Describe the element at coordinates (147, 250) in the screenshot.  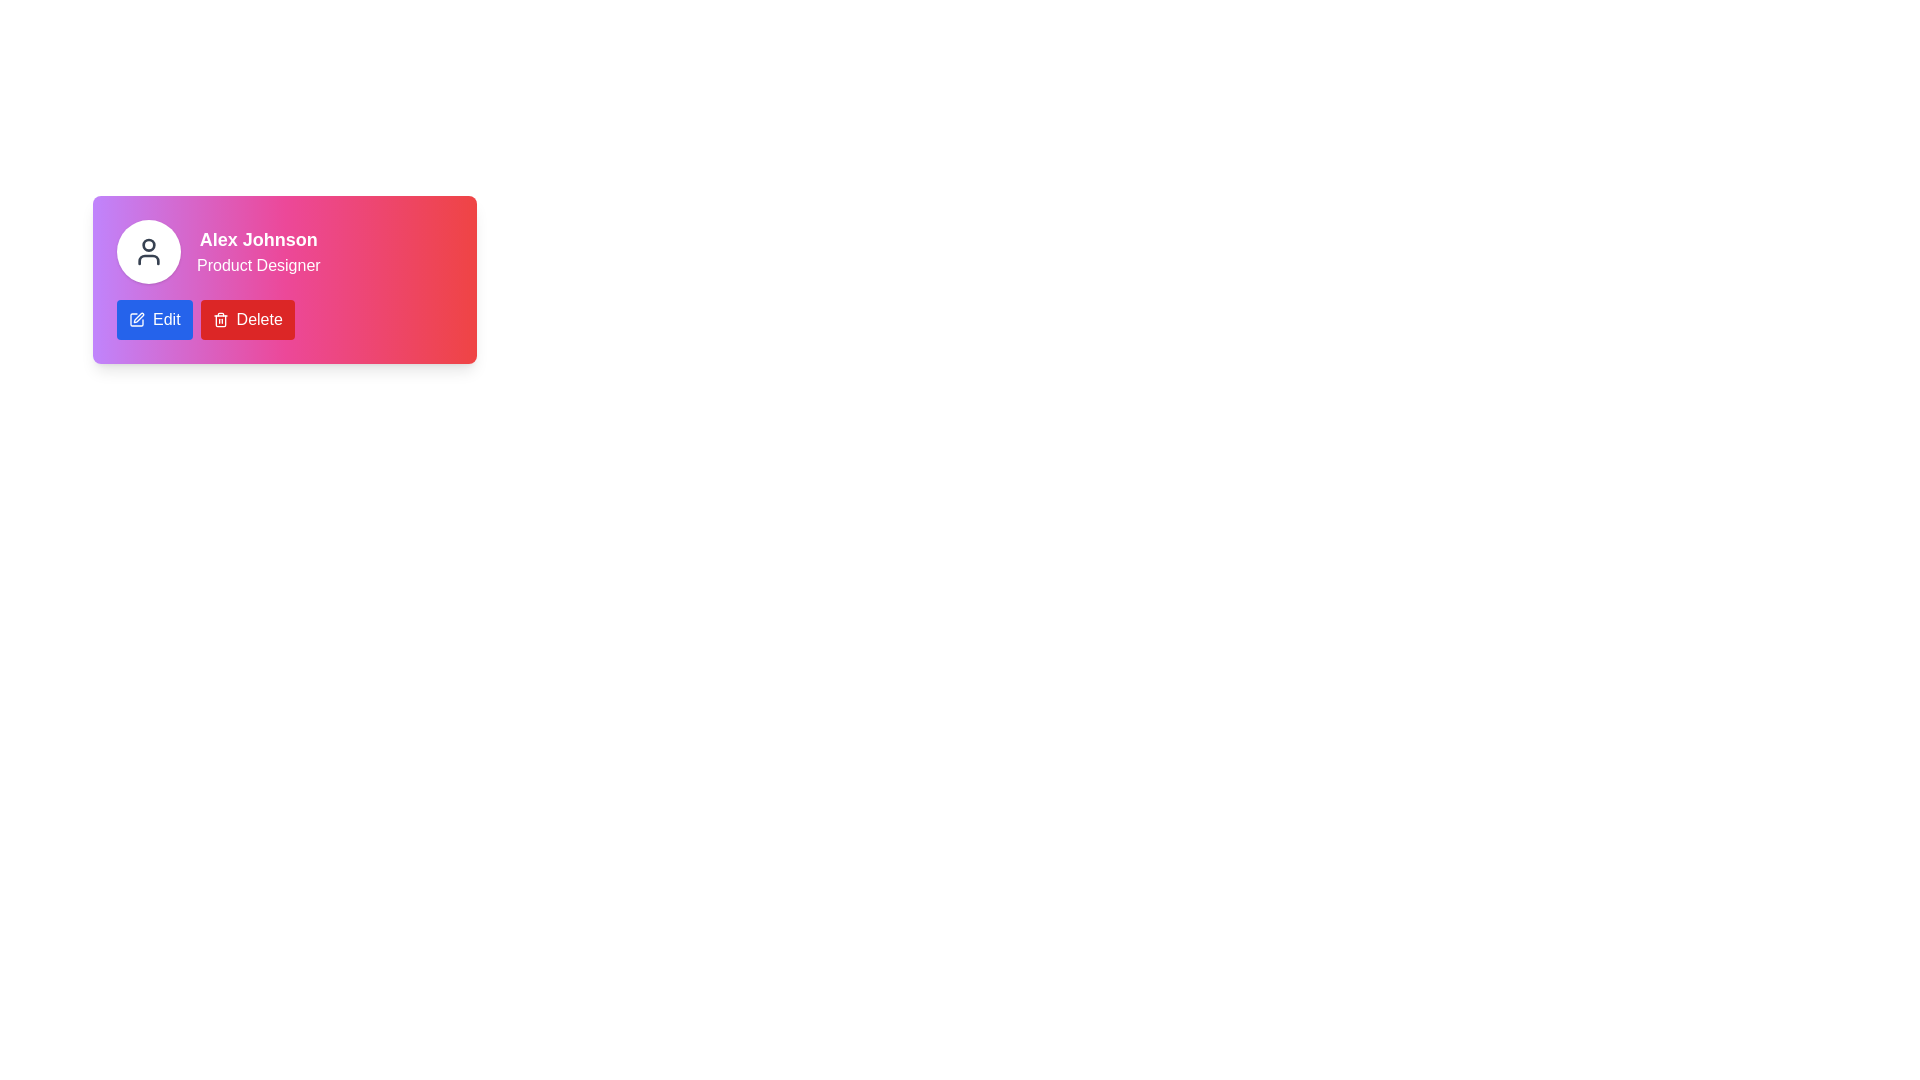
I see `the user profile icon, which is a circular icon with a dark gray outline located at the top-left of the card containing user 'Alex Johnson' details, for potential interactions` at that location.